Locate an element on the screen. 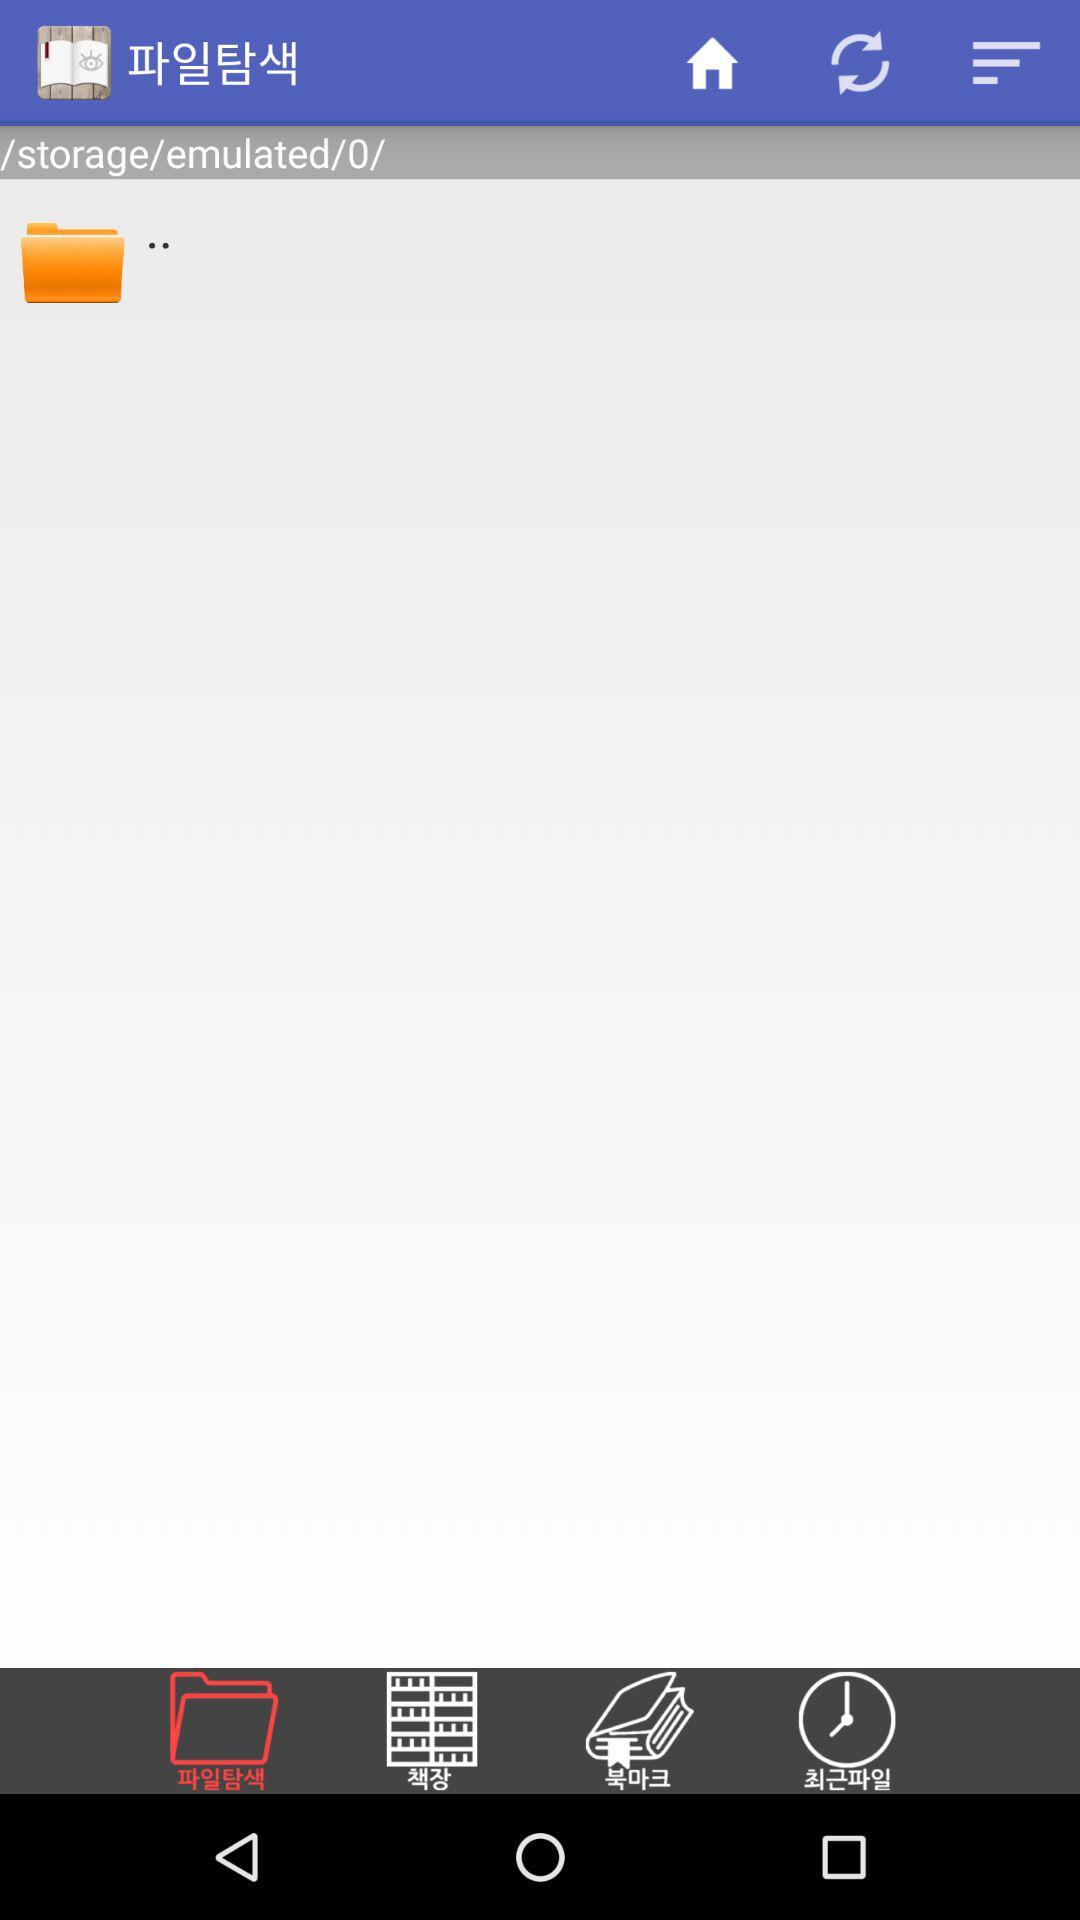 The width and height of the screenshot is (1080, 1920). icon below .. icon is located at coordinates (246, 1730).